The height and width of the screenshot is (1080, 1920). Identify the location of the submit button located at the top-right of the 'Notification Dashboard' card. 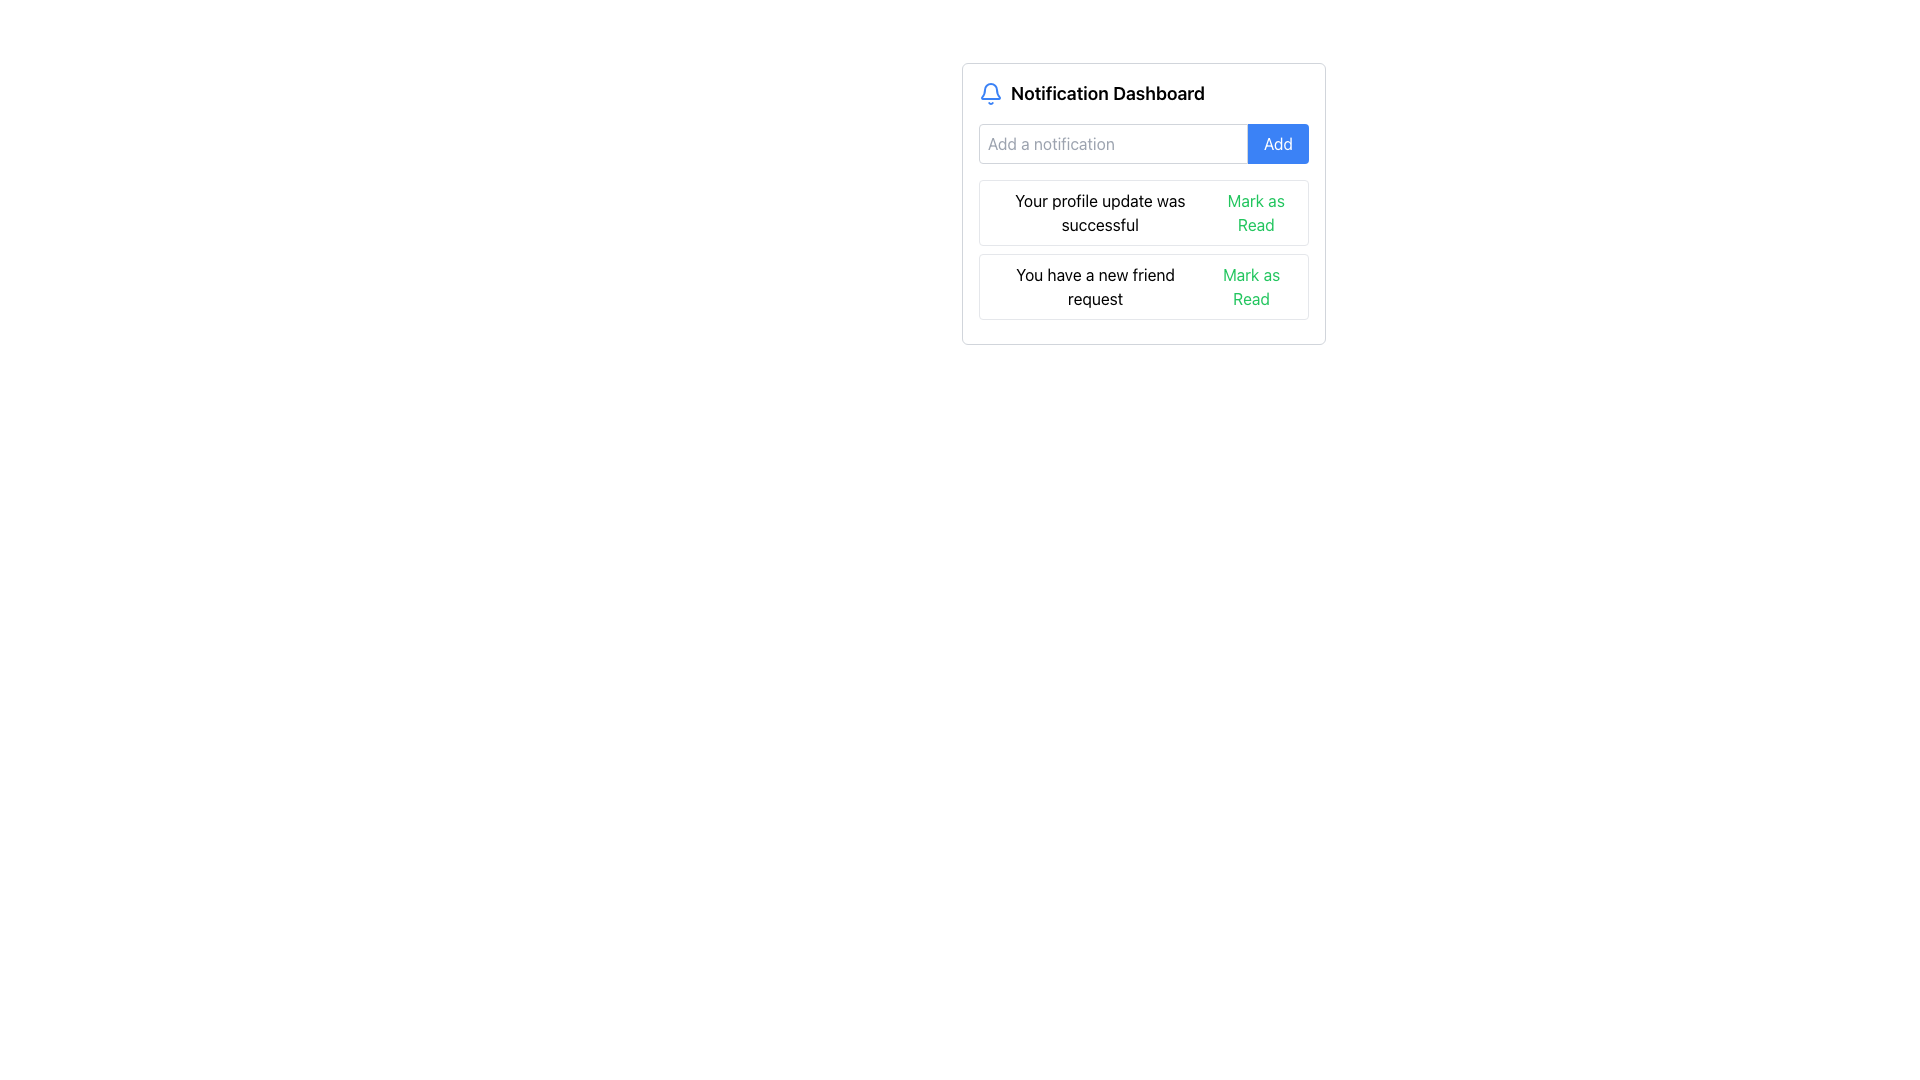
(1277, 142).